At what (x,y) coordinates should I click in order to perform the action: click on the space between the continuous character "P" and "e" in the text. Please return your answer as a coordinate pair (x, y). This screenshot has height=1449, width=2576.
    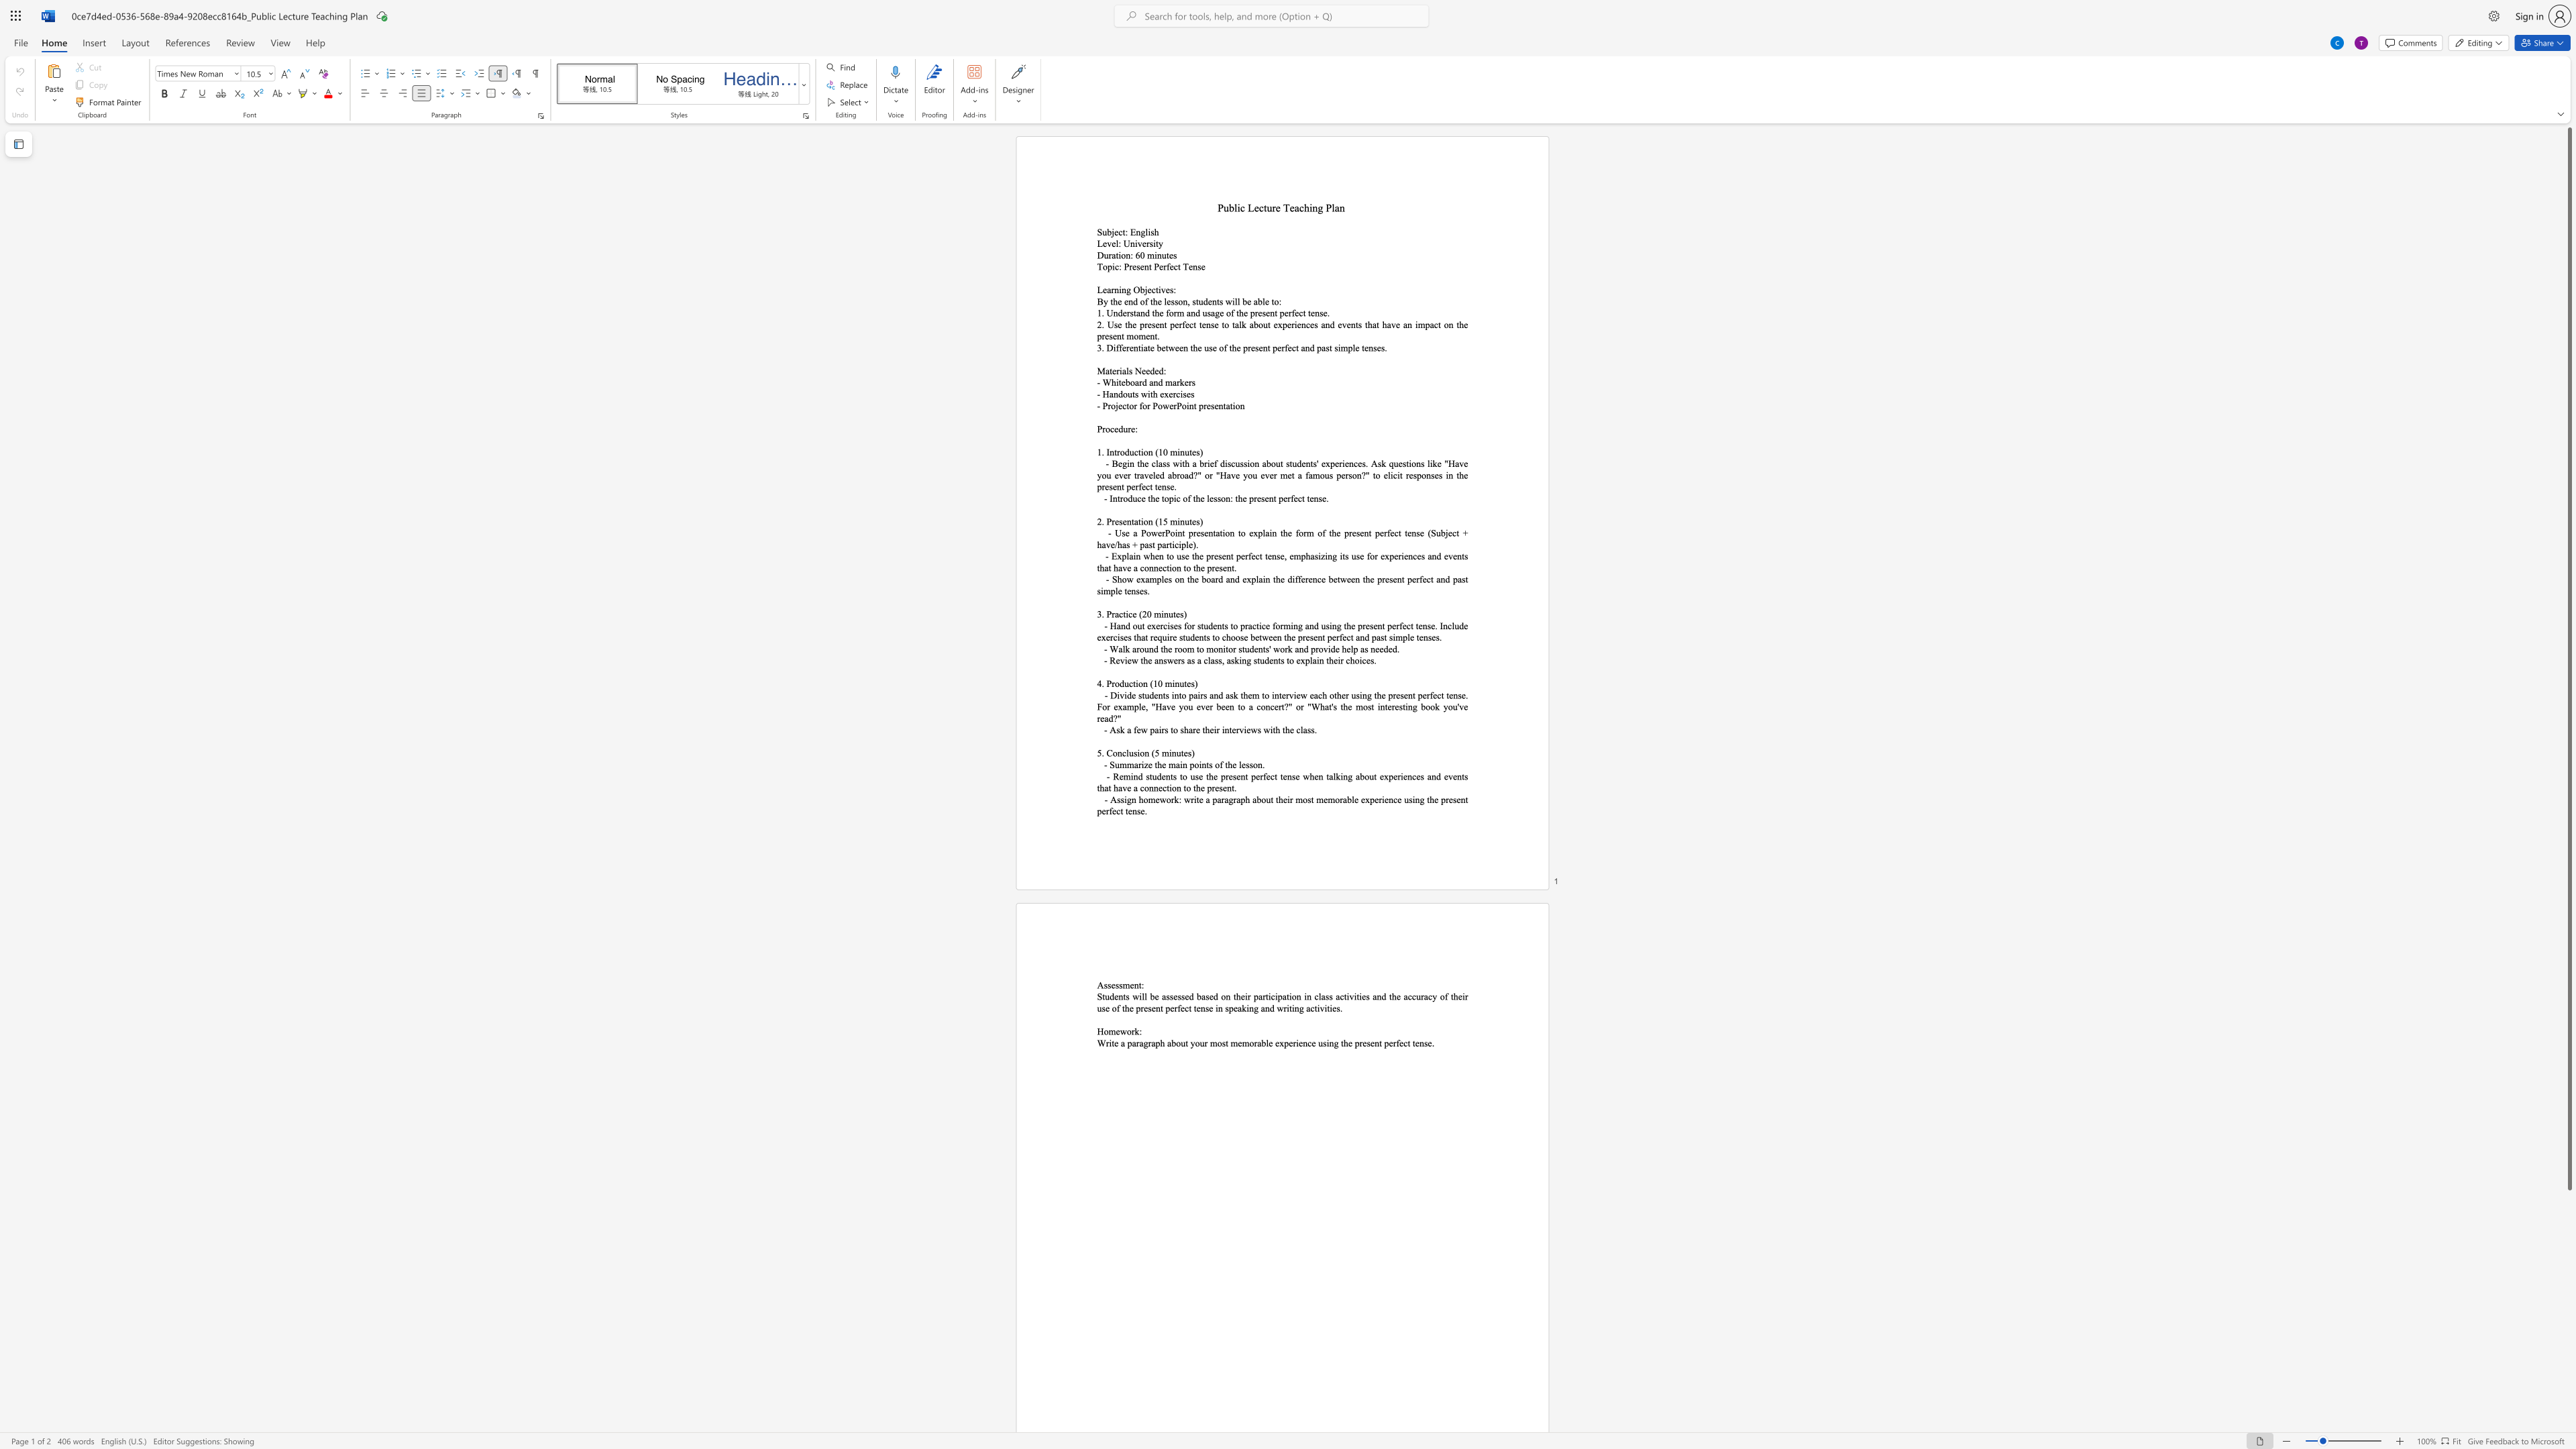
    Looking at the image, I should click on (1157, 266).